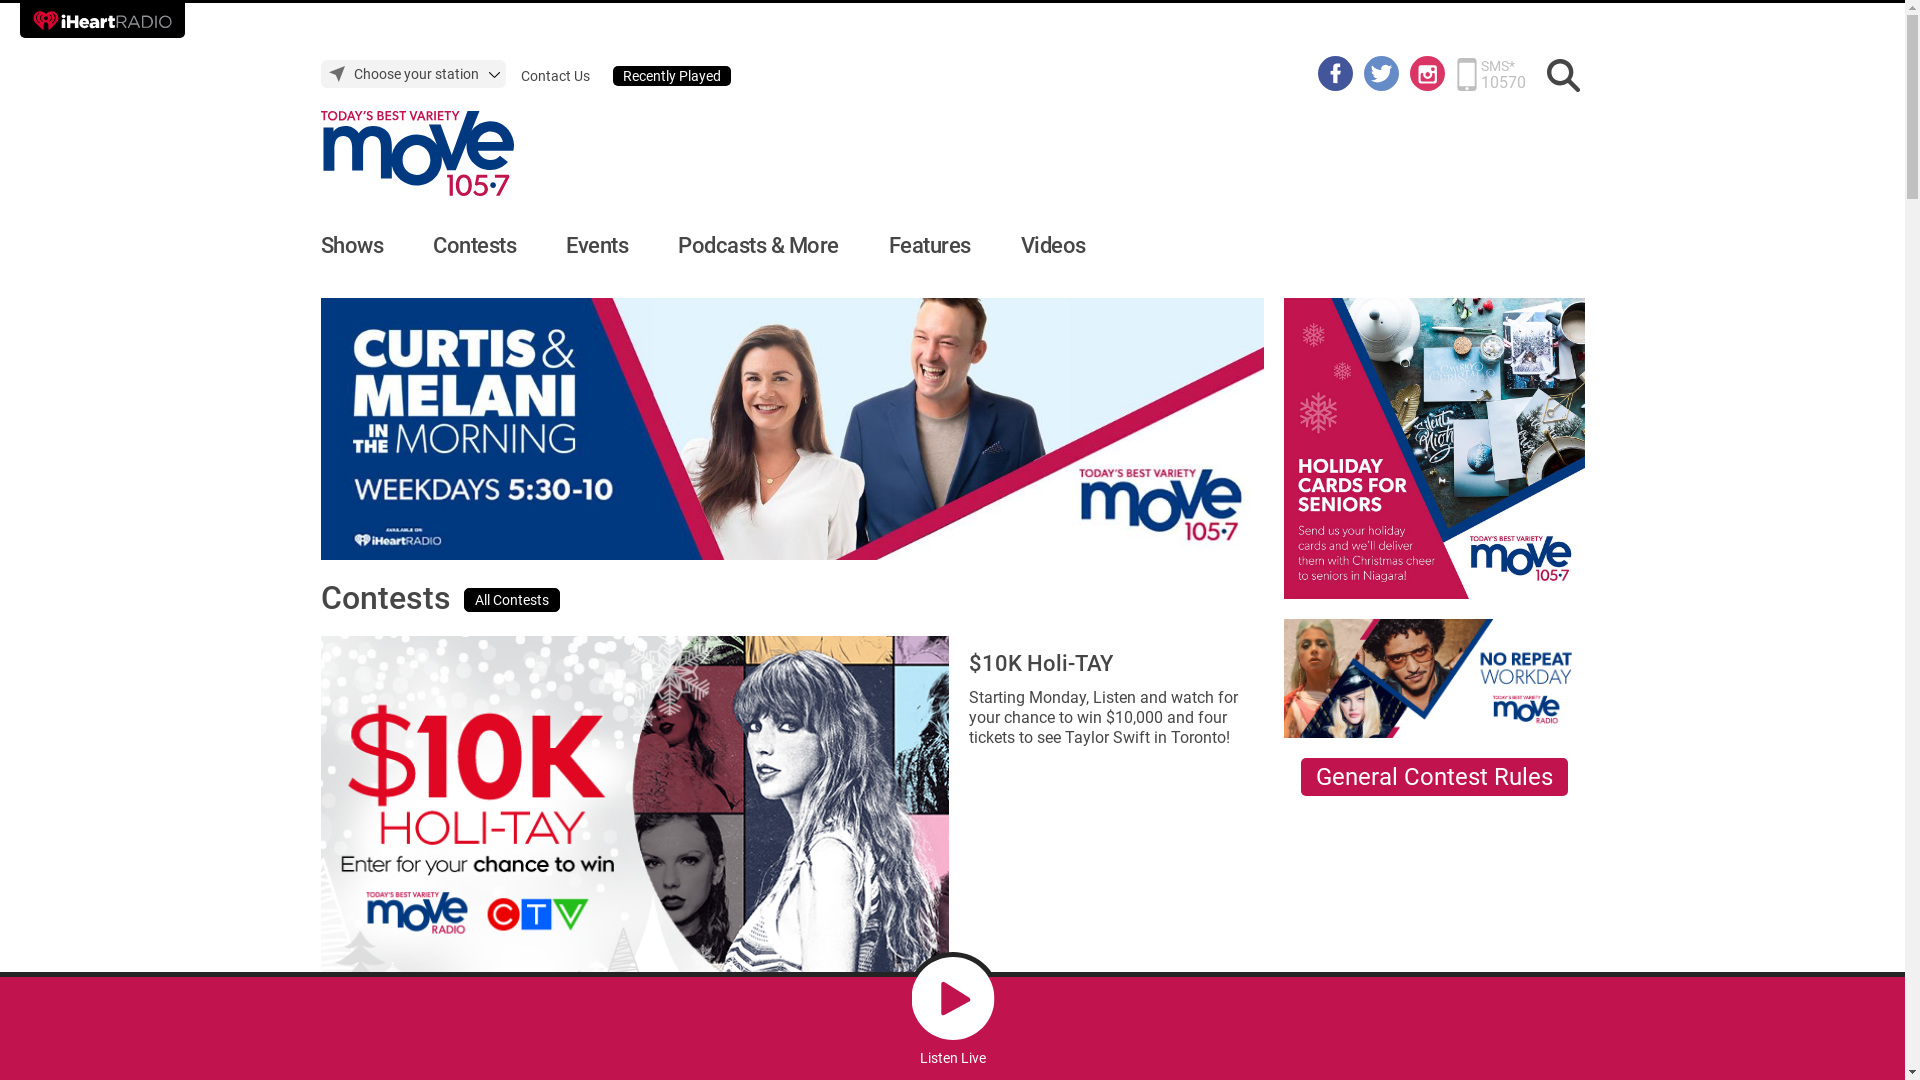 The height and width of the screenshot is (1080, 1920). I want to click on 'Videos', so click(1051, 245).